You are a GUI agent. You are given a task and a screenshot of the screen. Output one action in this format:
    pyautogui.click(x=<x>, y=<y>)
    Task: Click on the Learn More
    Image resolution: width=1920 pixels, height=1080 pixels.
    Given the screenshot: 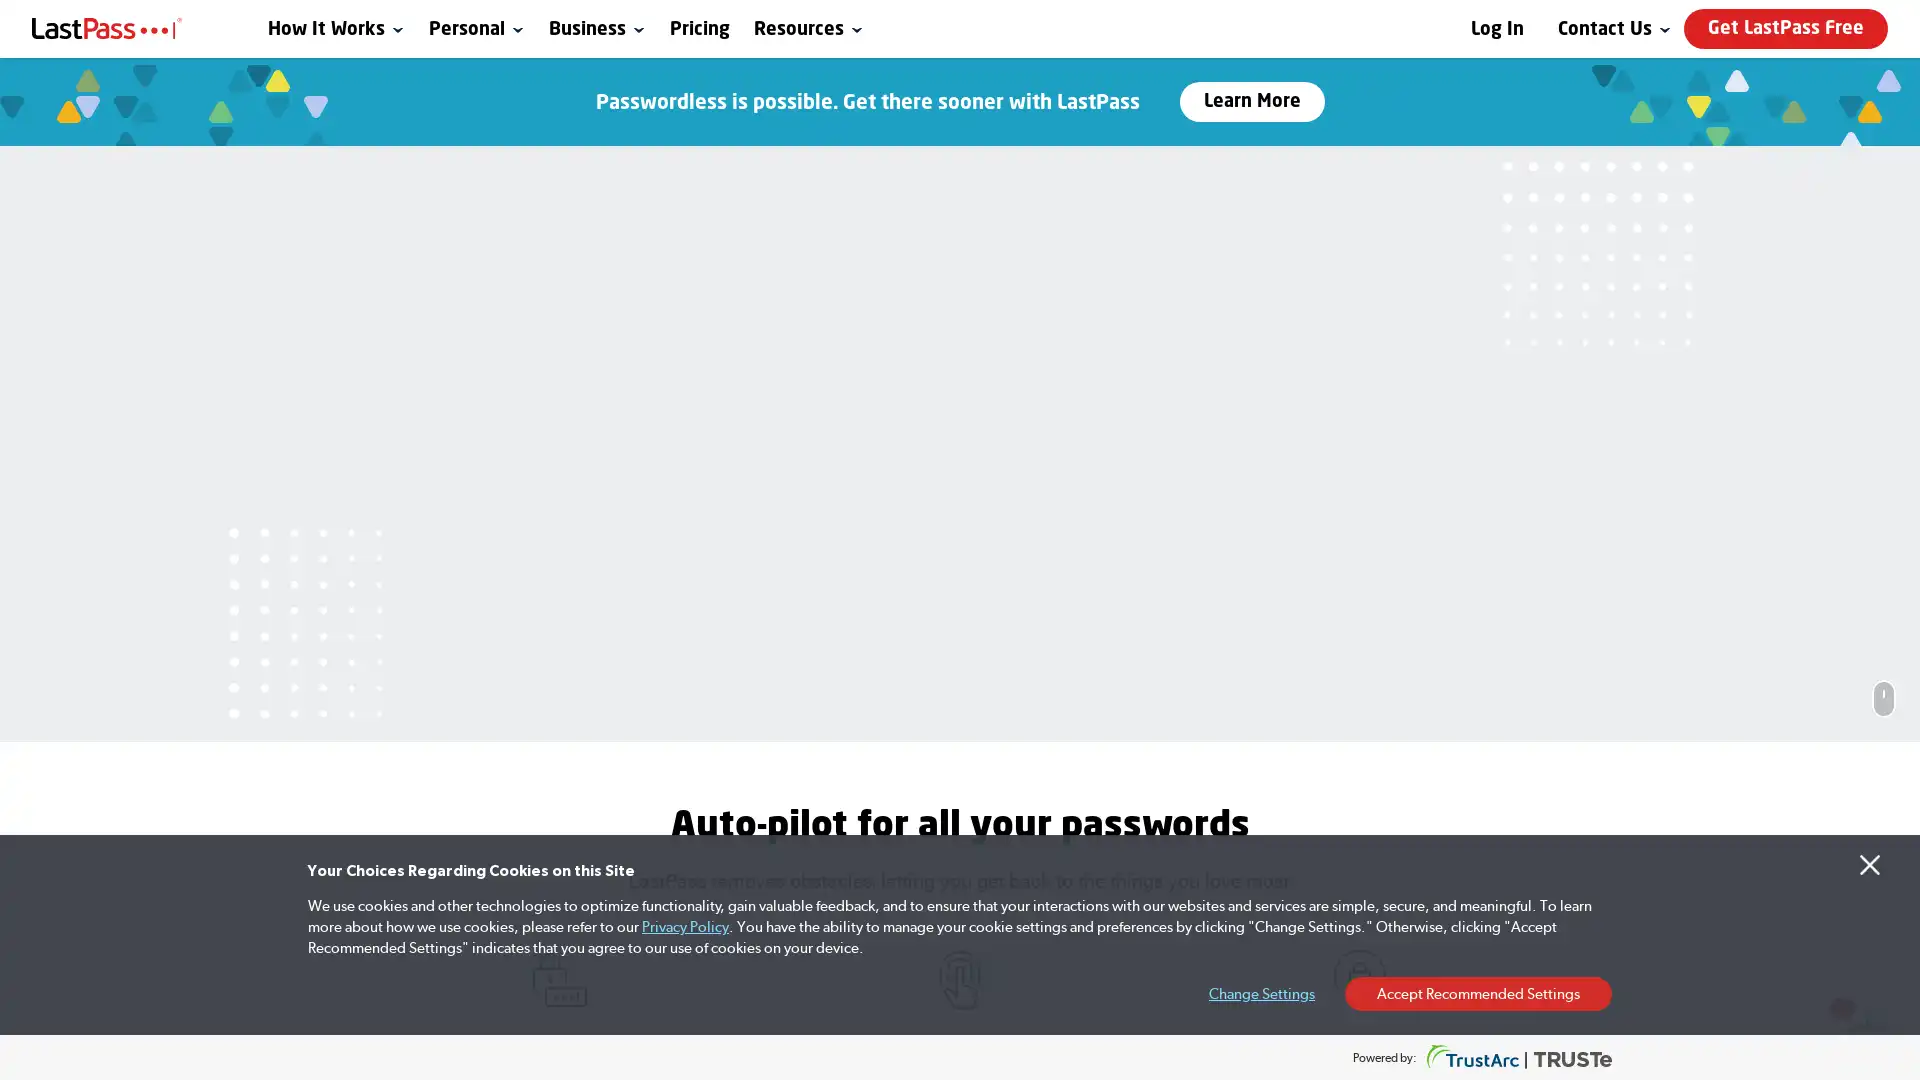 What is the action you would take?
    pyautogui.click(x=1250, y=101)
    